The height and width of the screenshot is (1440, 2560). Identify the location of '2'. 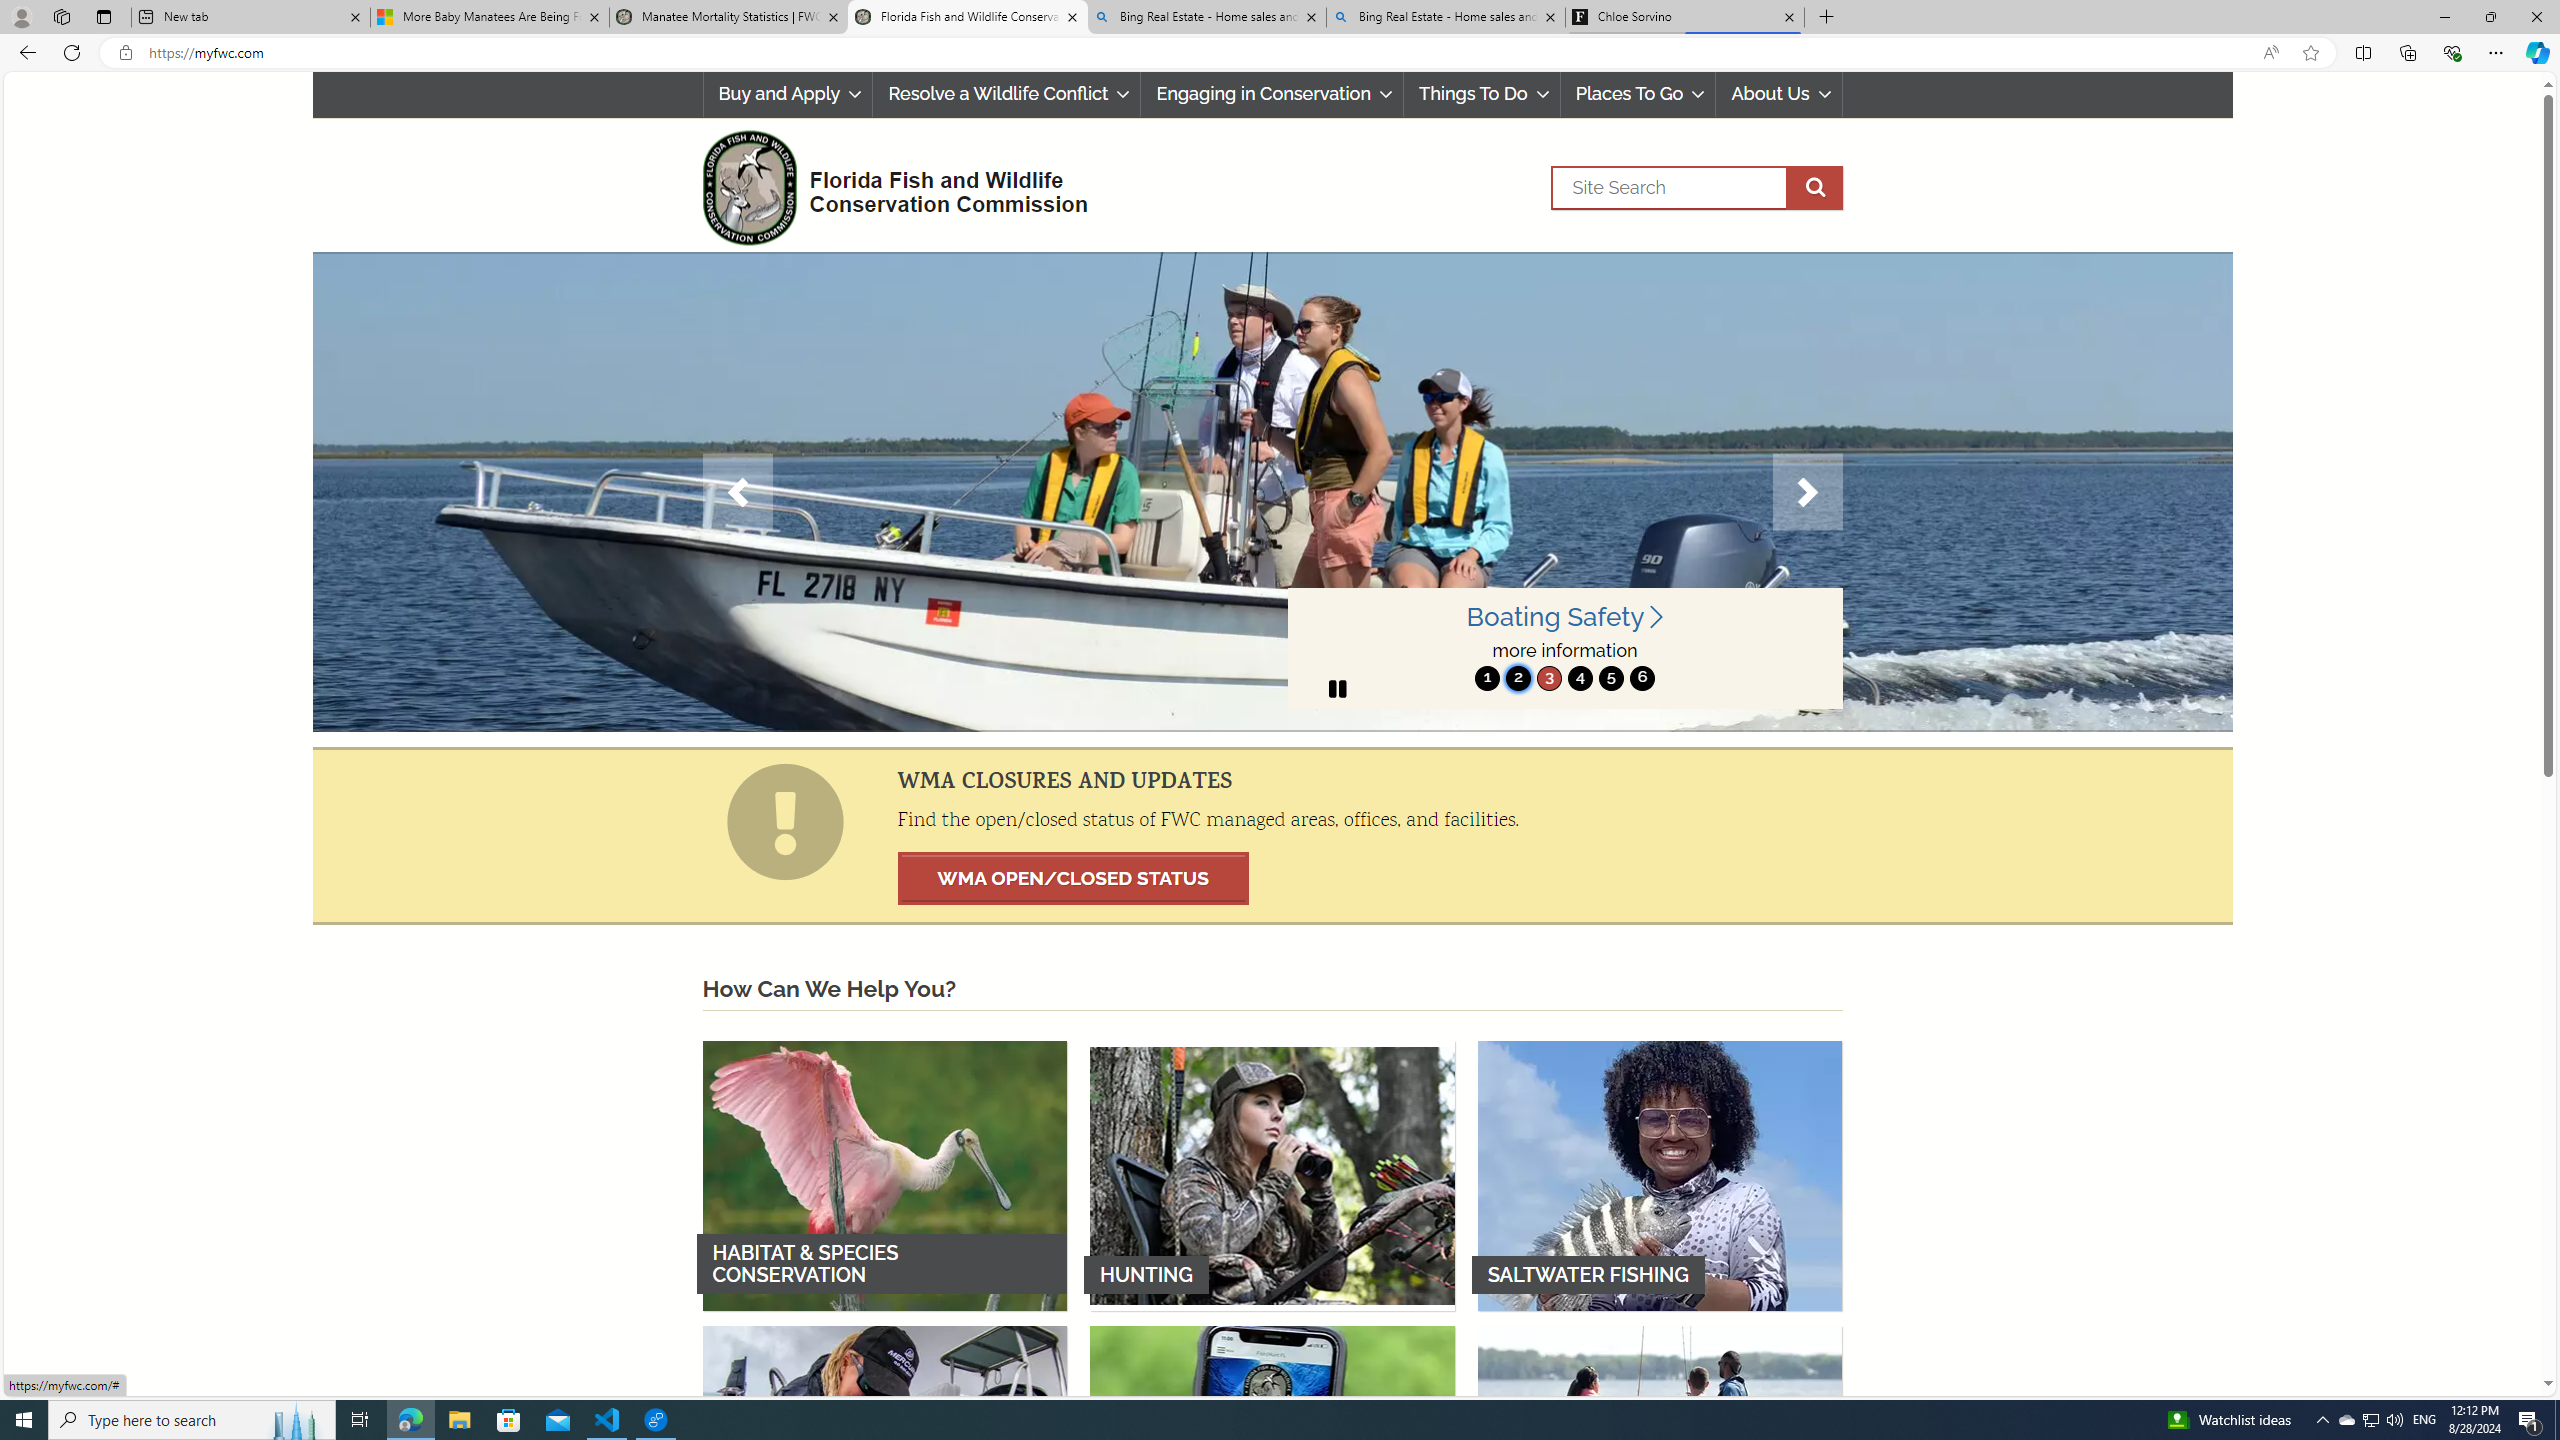
(1517, 677).